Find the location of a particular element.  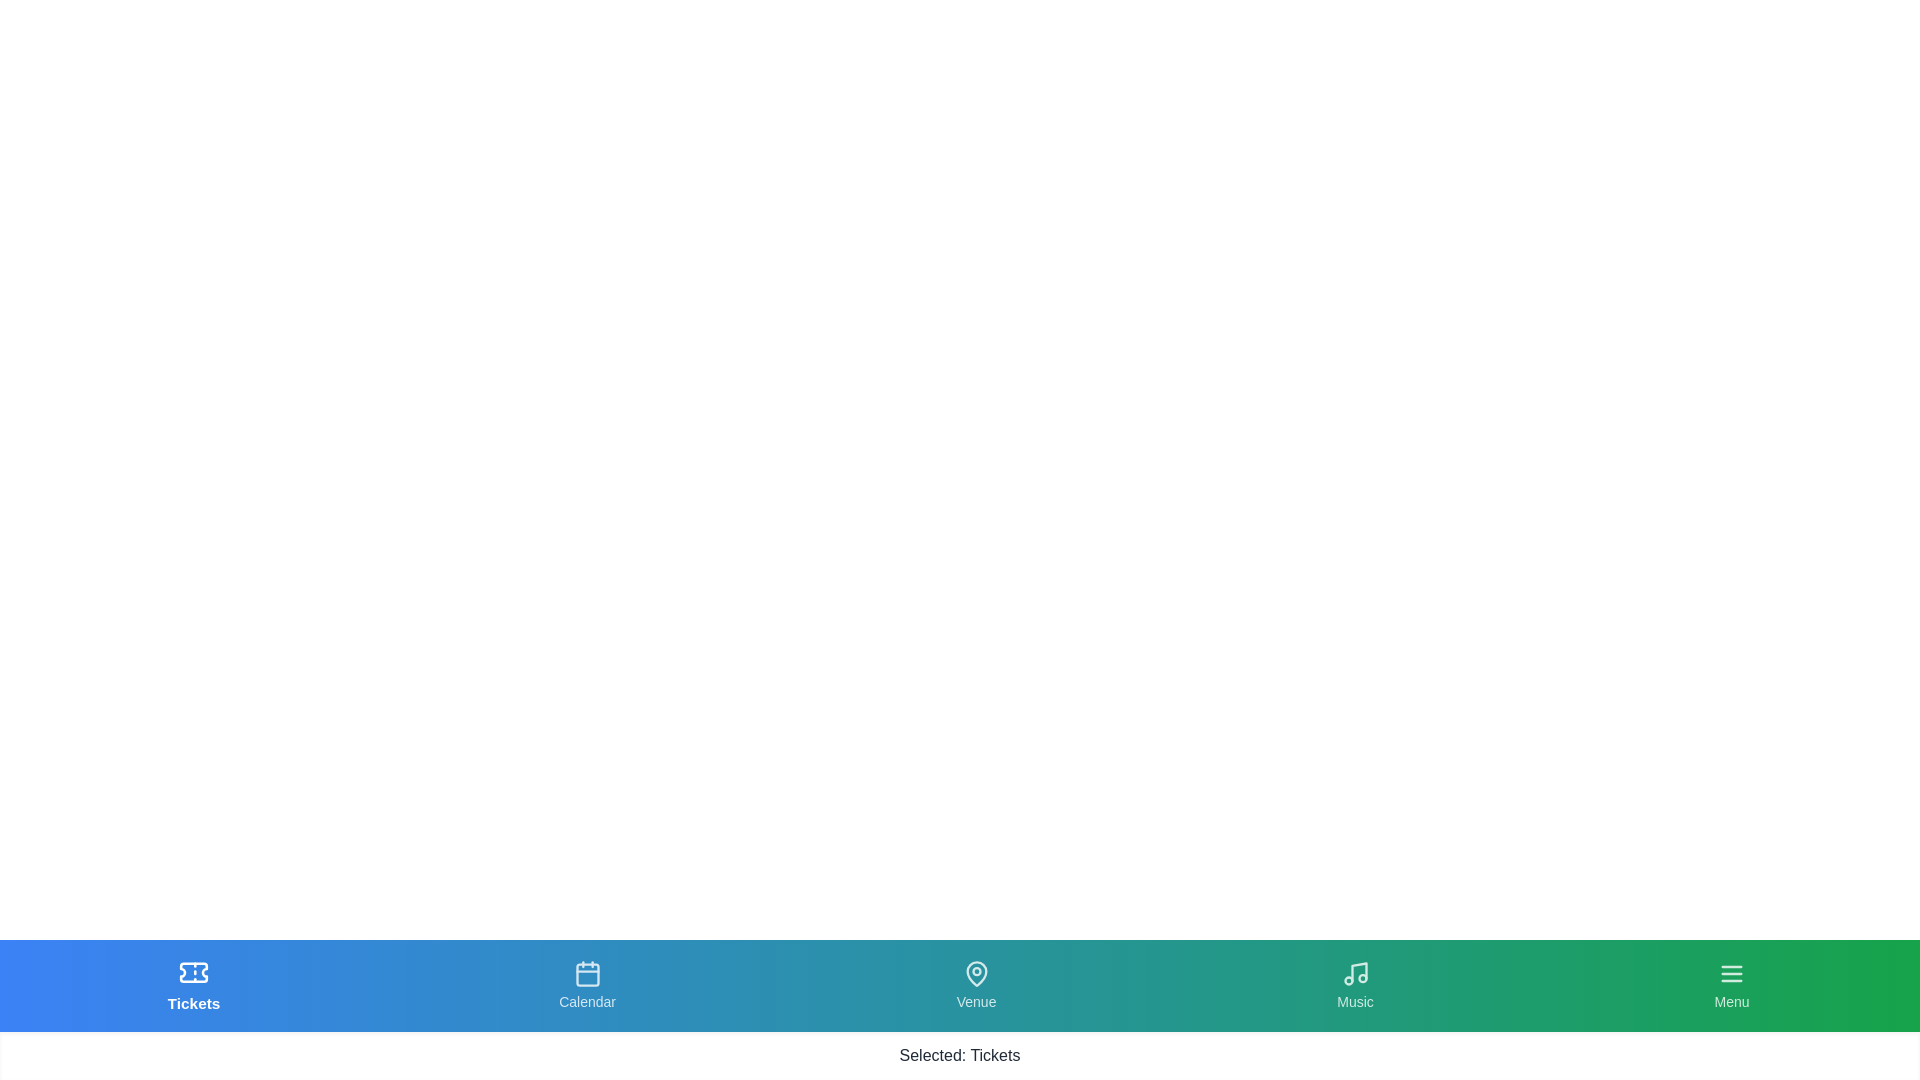

the Menu tab in the navigation bar is located at coordinates (1731, 985).